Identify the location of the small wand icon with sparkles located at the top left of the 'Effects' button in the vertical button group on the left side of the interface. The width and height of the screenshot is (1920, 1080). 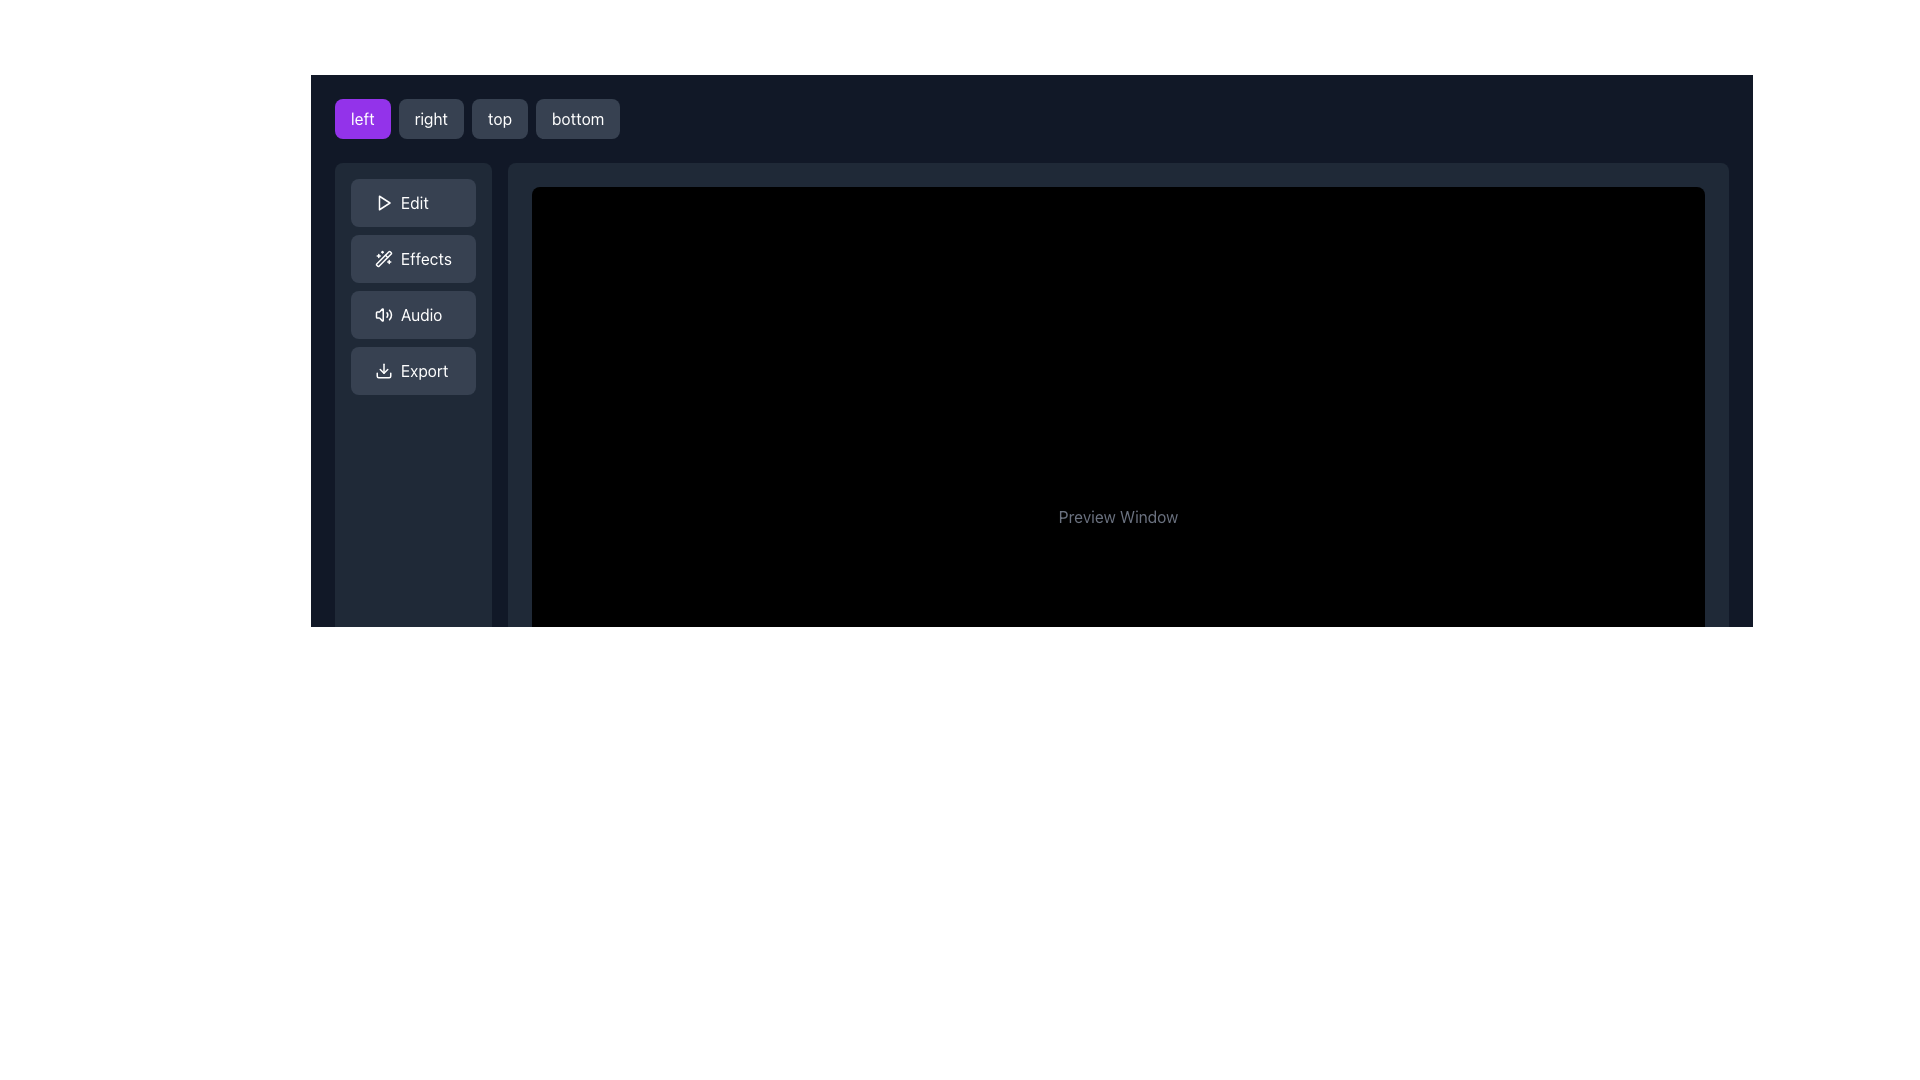
(384, 257).